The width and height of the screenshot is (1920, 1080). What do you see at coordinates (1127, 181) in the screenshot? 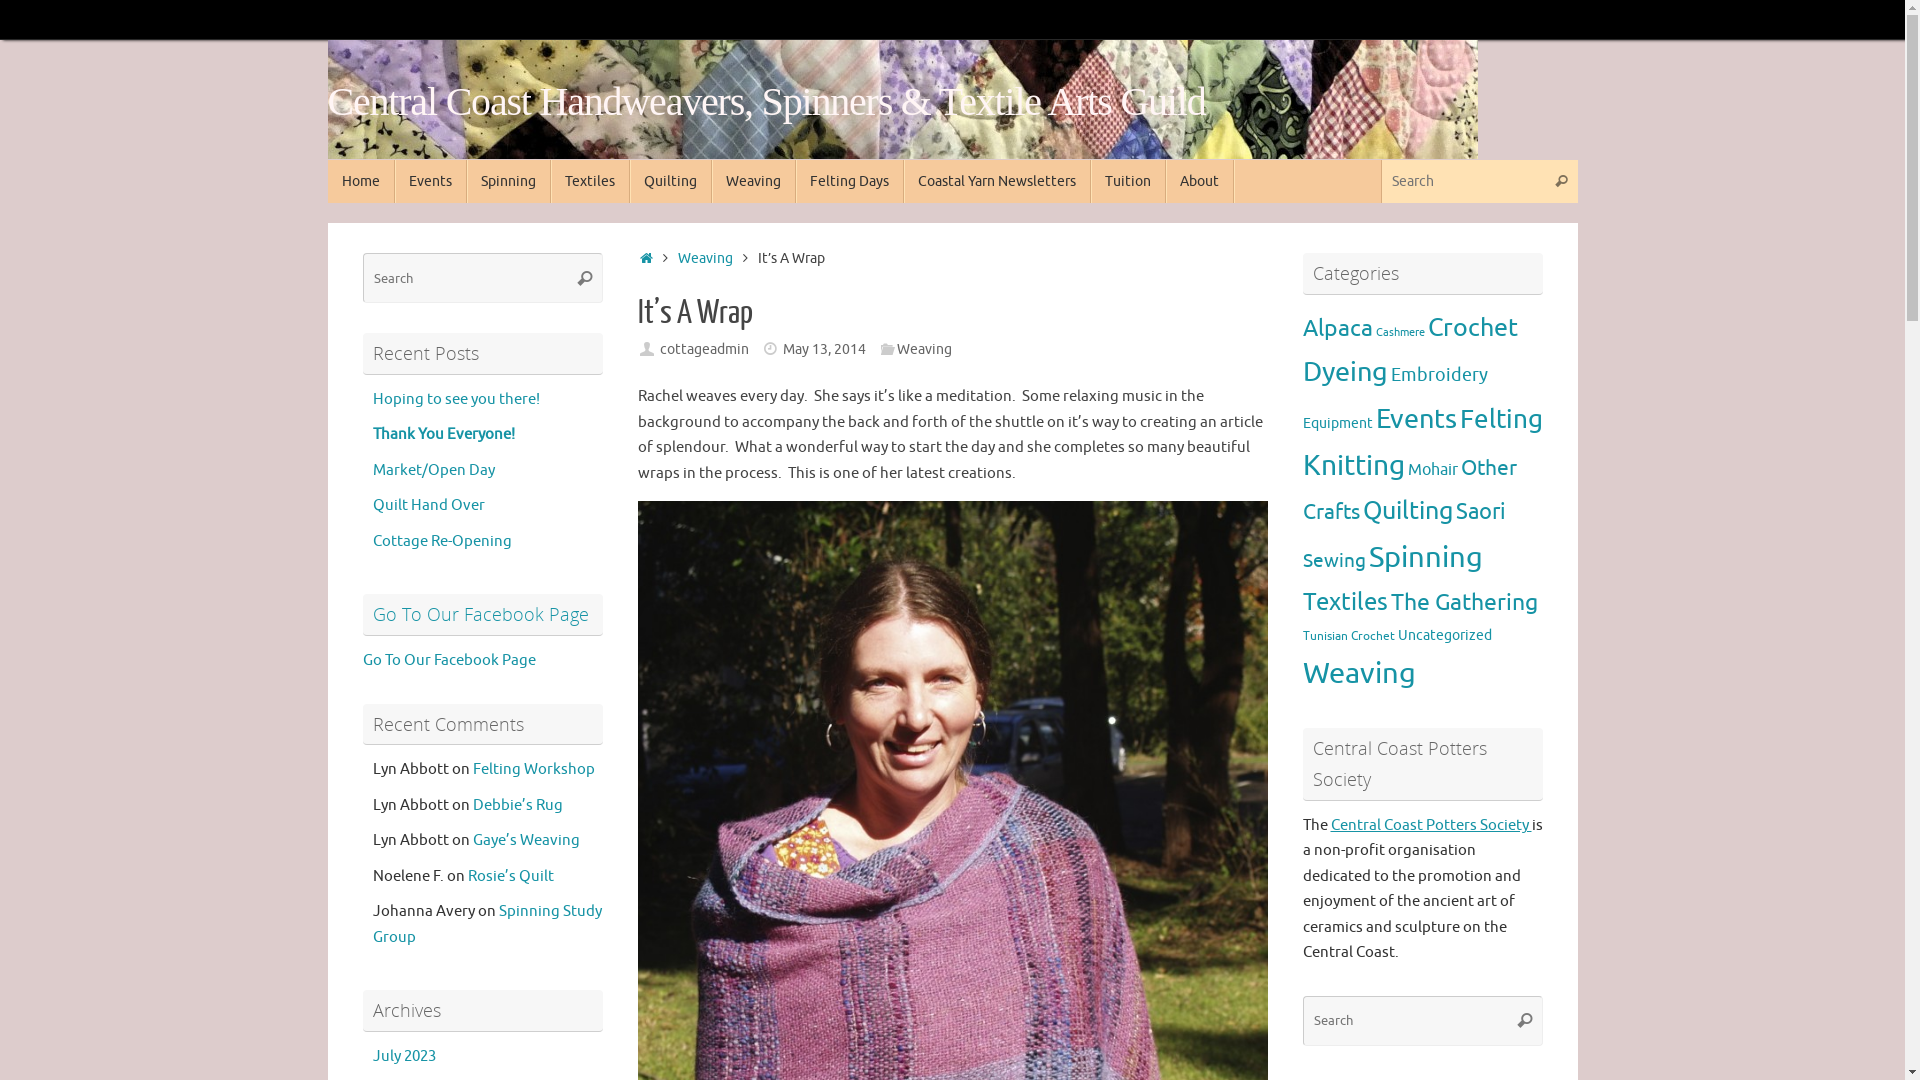
I see `'Tuition'` at bounding box center [1127, 181].